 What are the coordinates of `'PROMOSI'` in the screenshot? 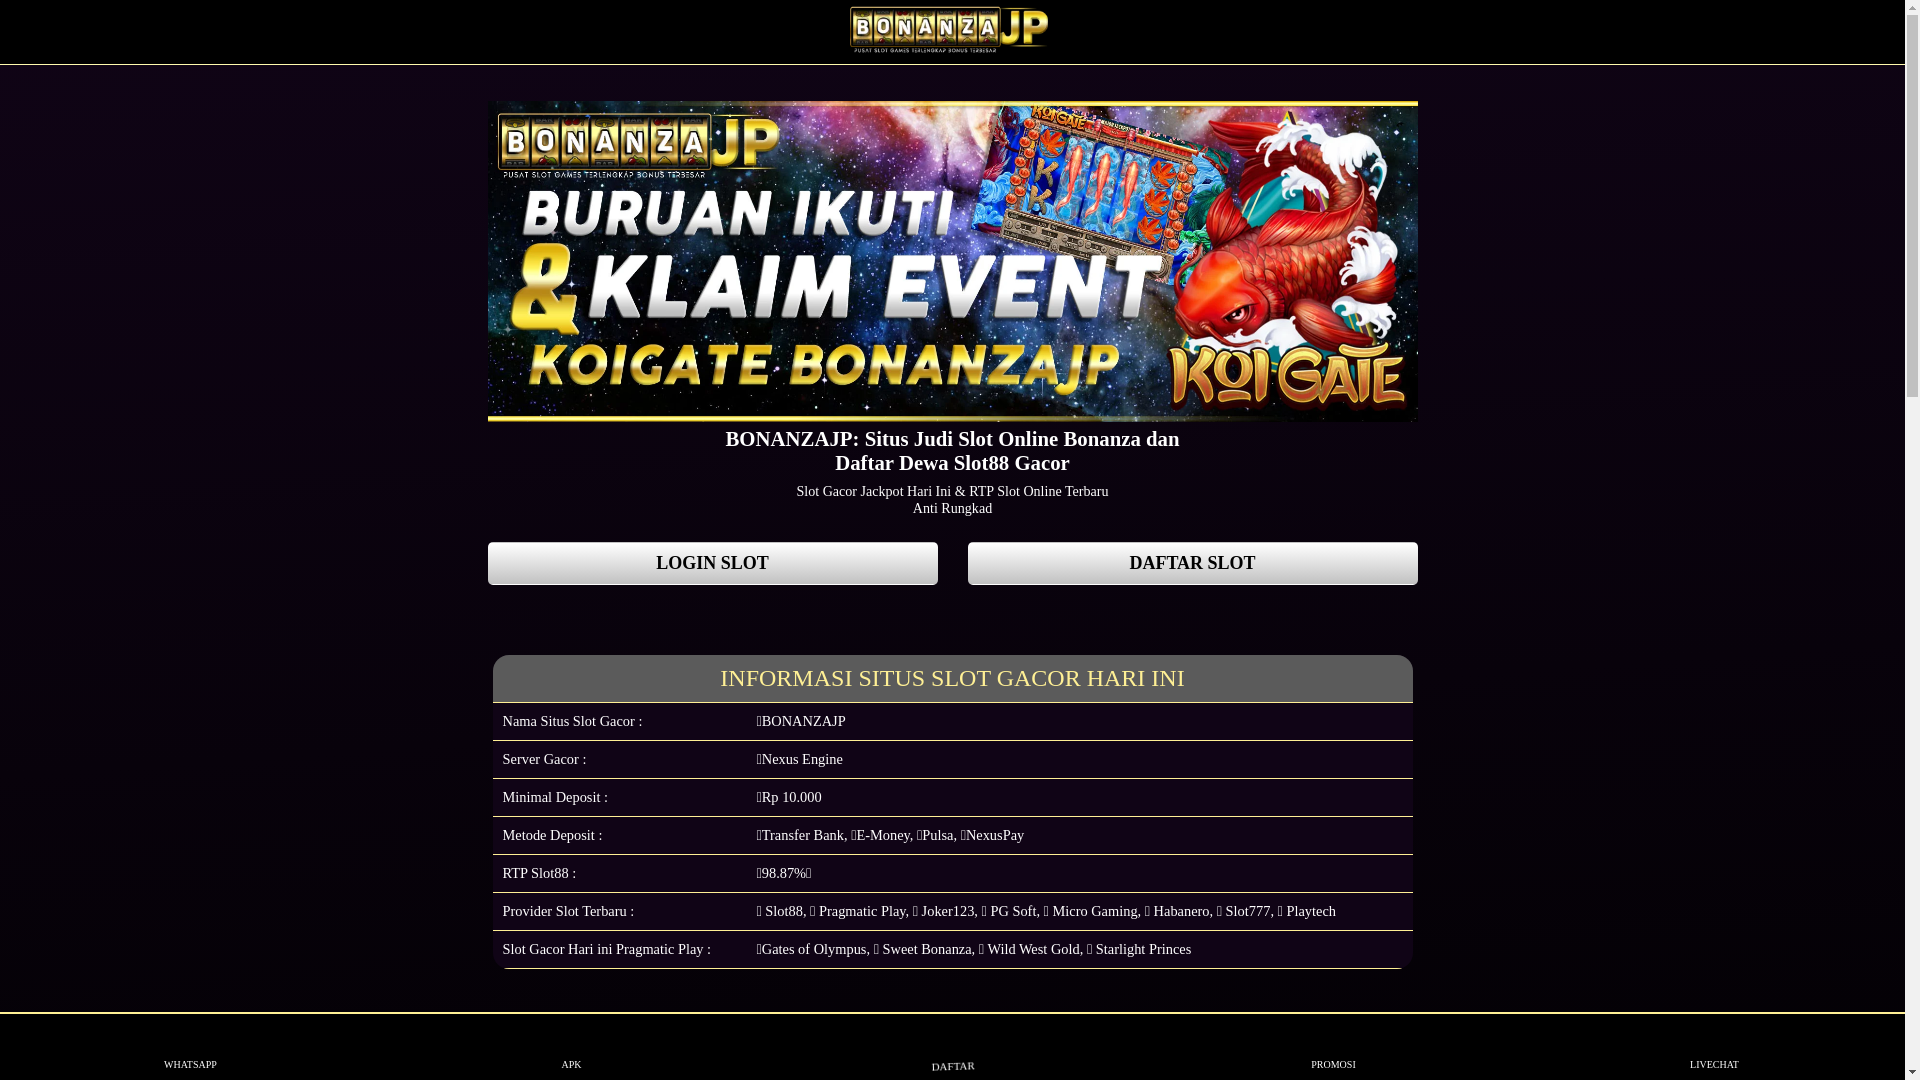 It's located at (1333, 1045).